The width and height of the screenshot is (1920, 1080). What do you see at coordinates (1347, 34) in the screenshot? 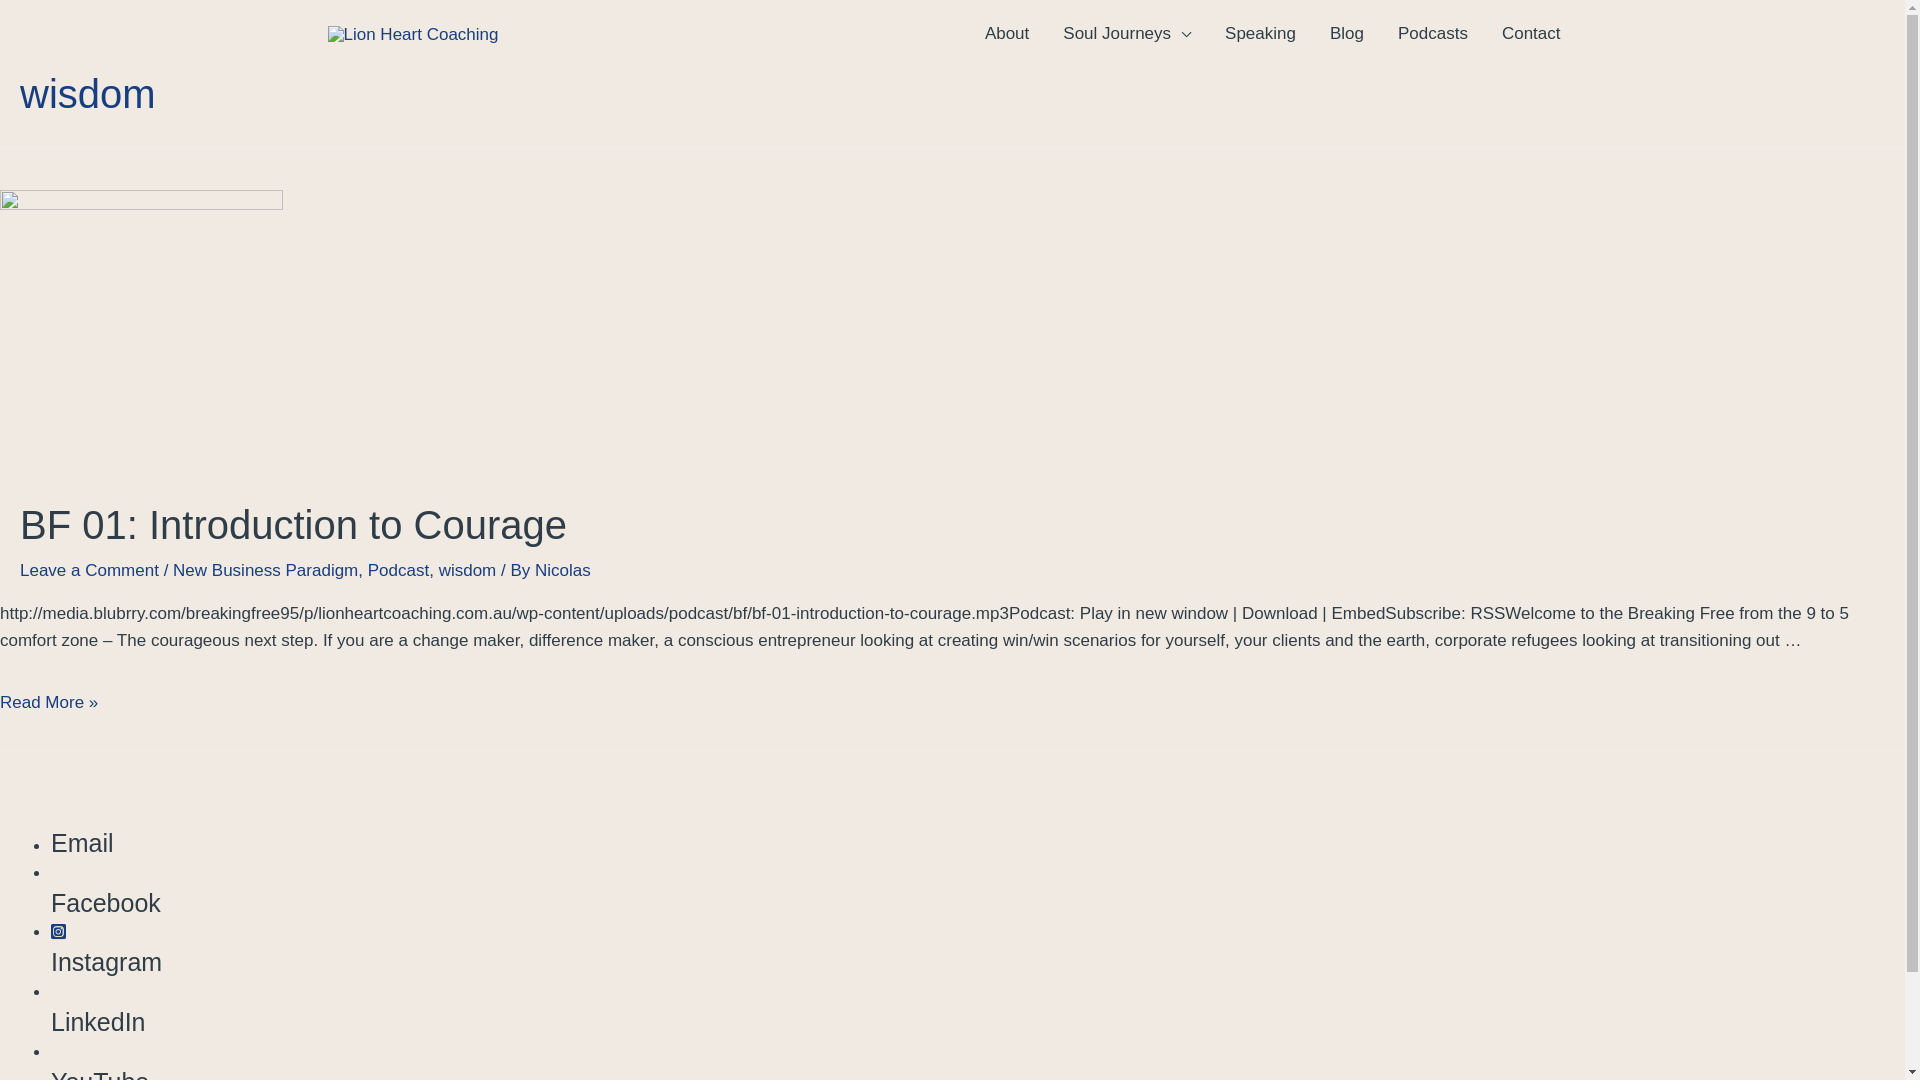
I see `'Blog'` at bounding box center [1347, 34].